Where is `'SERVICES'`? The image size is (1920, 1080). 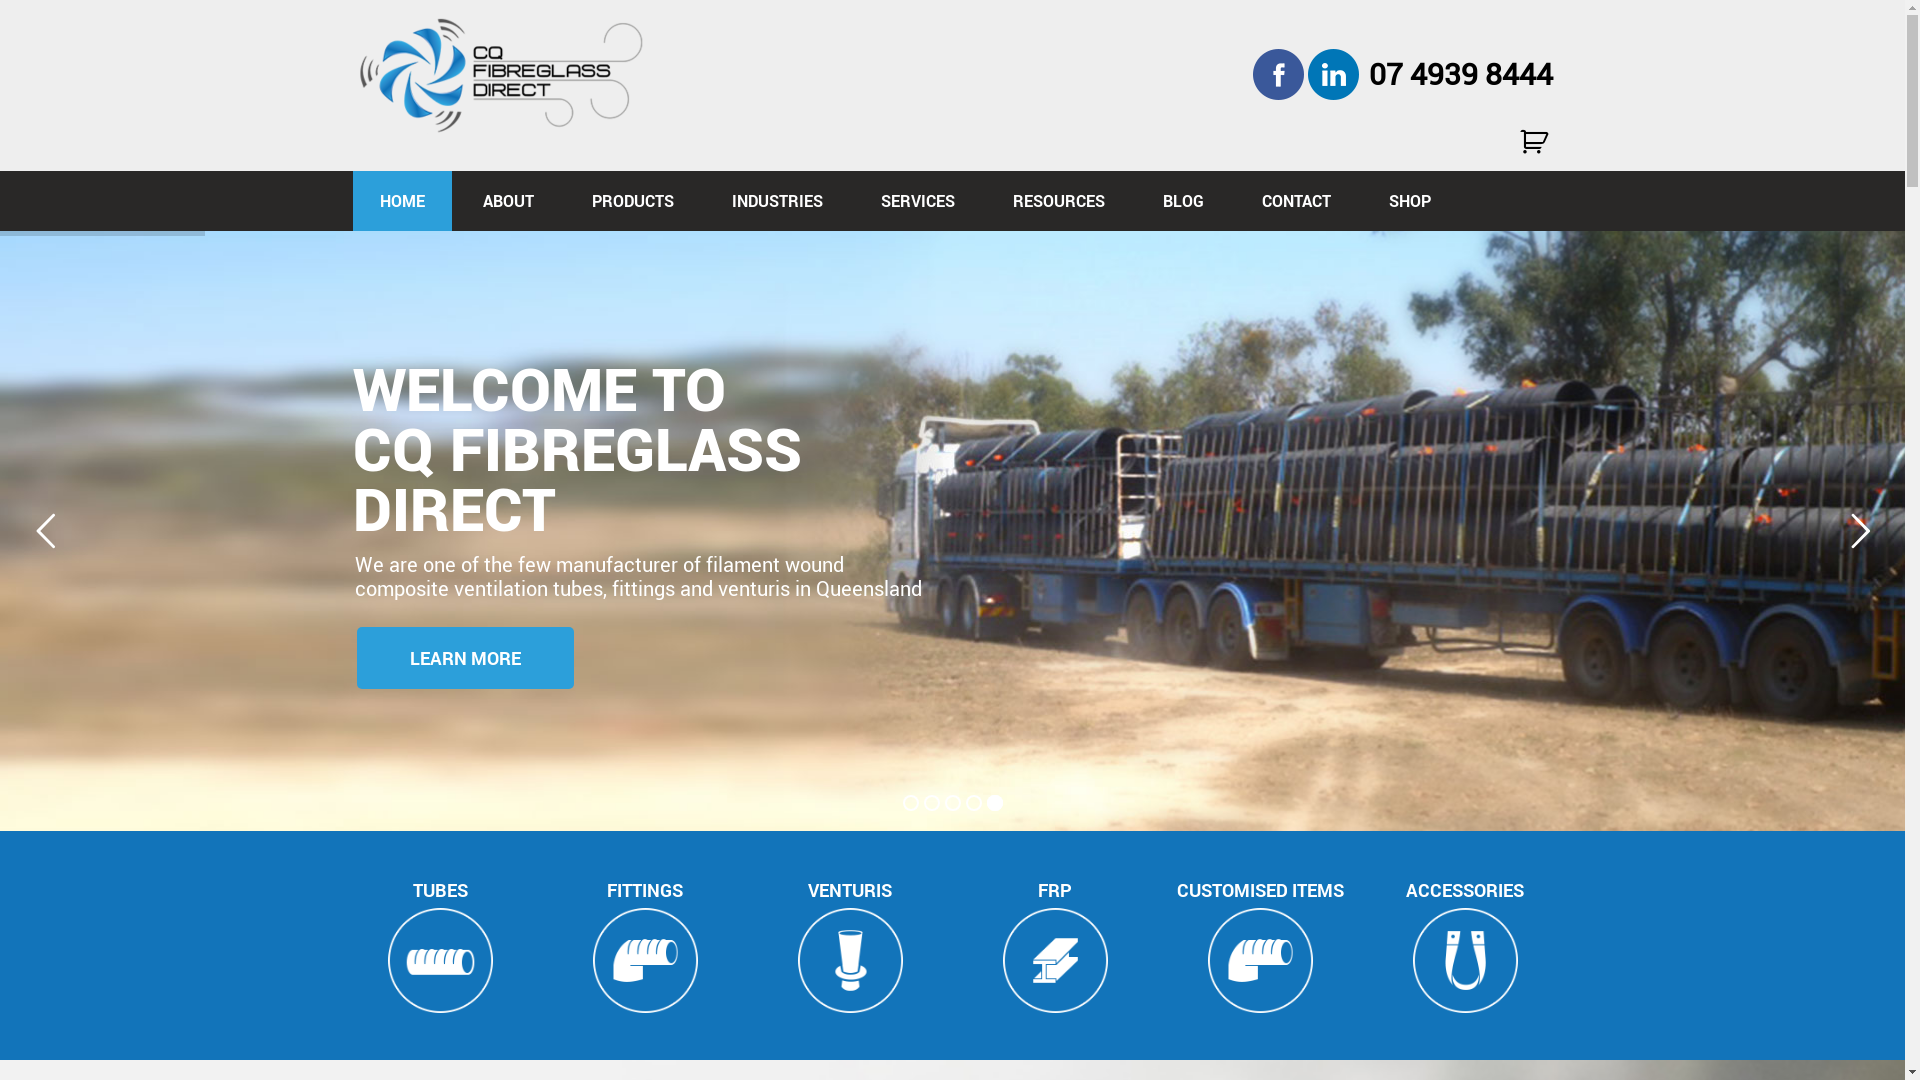 'SERVICES' is located at coordinates (916, 200).